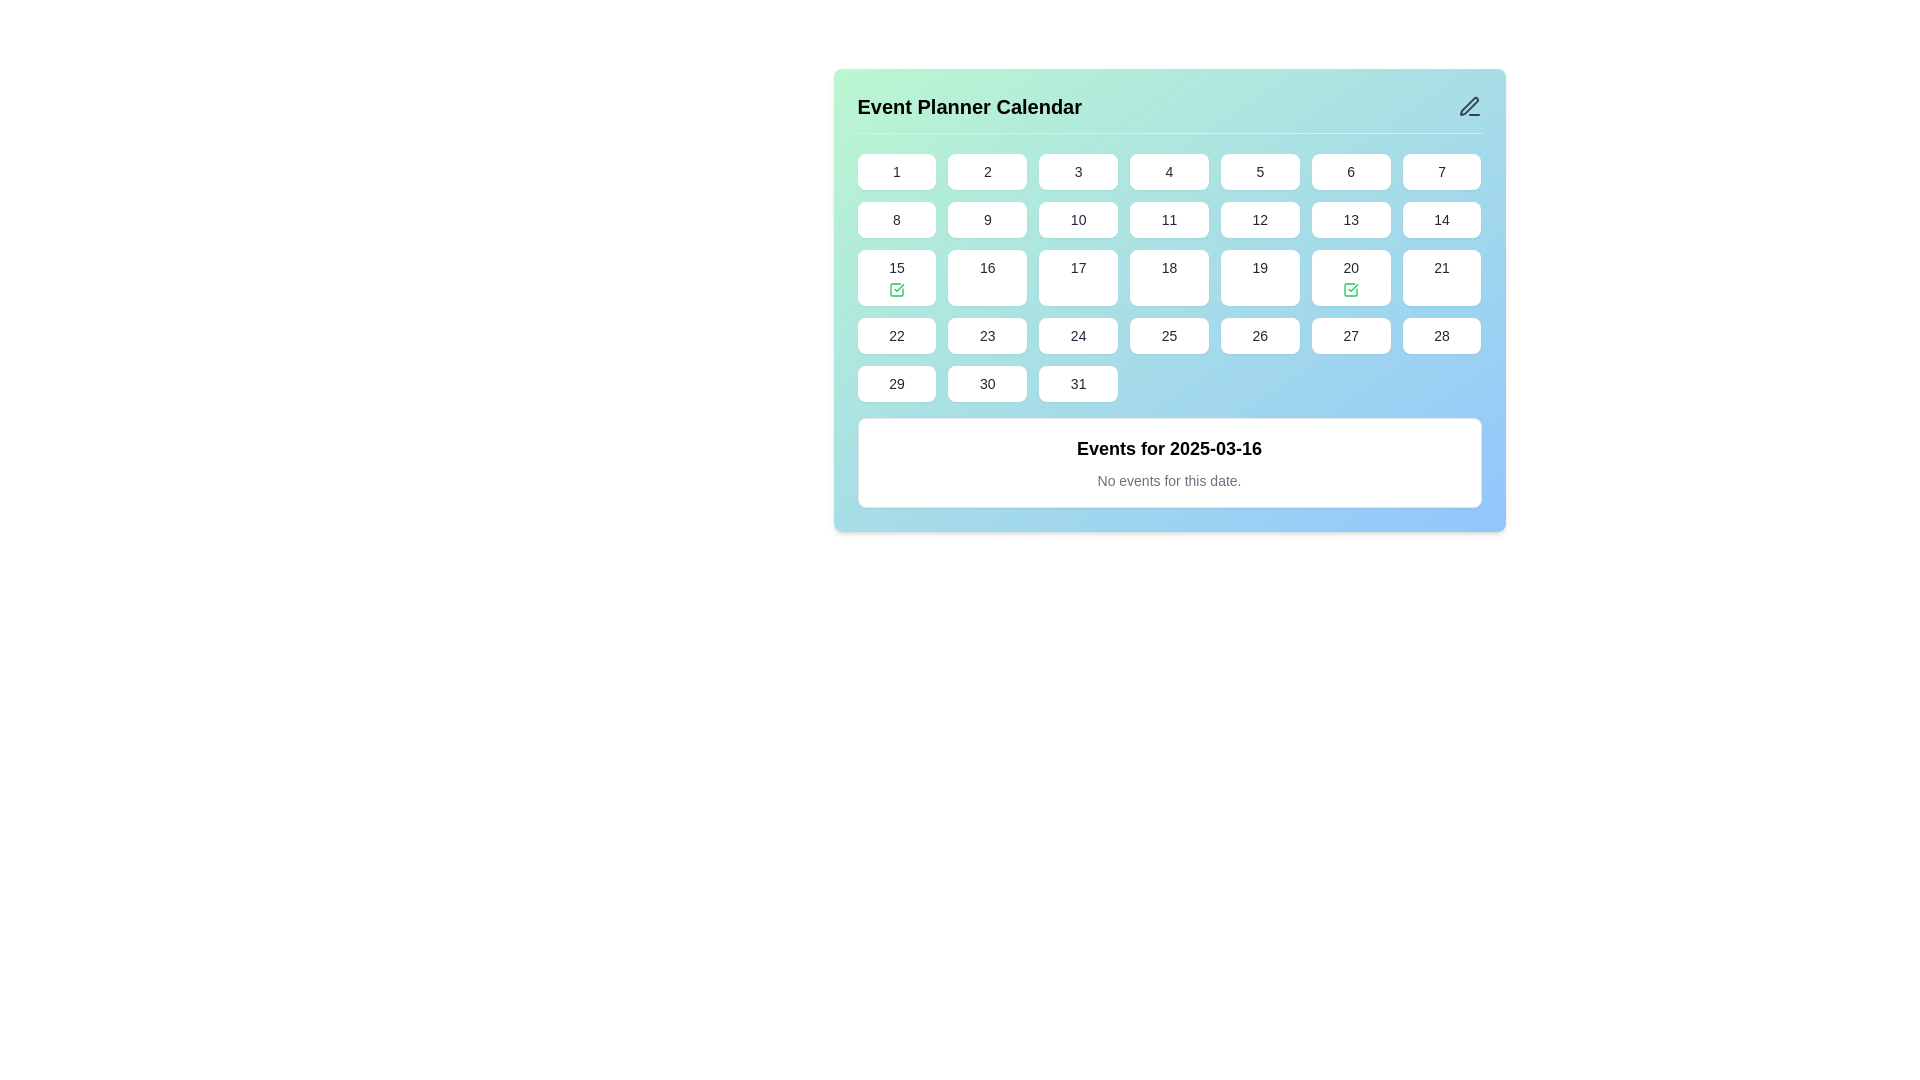 The width and height of the screenshot is (1920, 1080). I want to click on the button displaying the number '30' in the last row of the calendar grid, located in the 6th column between '29' and '31', so click(987, 384).